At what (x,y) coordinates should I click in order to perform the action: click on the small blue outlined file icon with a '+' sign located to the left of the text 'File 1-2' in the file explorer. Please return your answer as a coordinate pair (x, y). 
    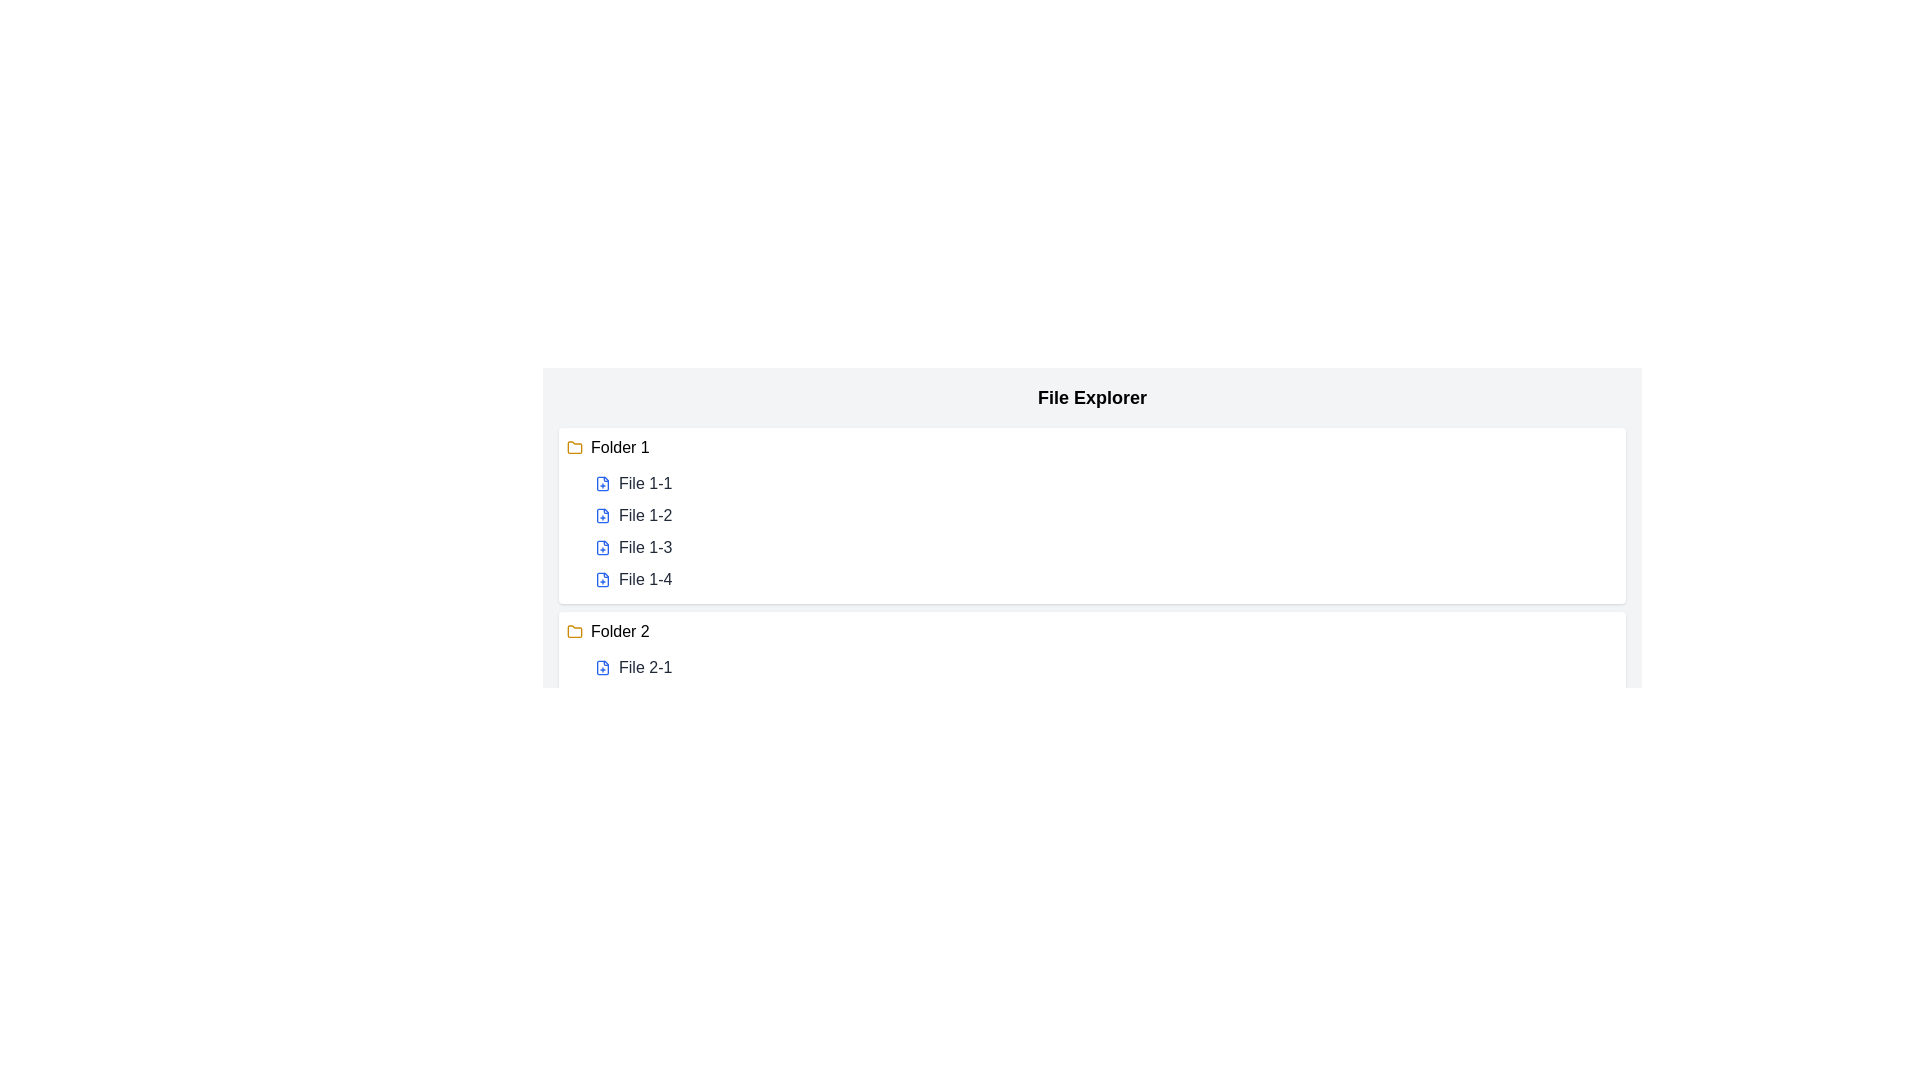
    Looking at the image, I should click on (602, 515).